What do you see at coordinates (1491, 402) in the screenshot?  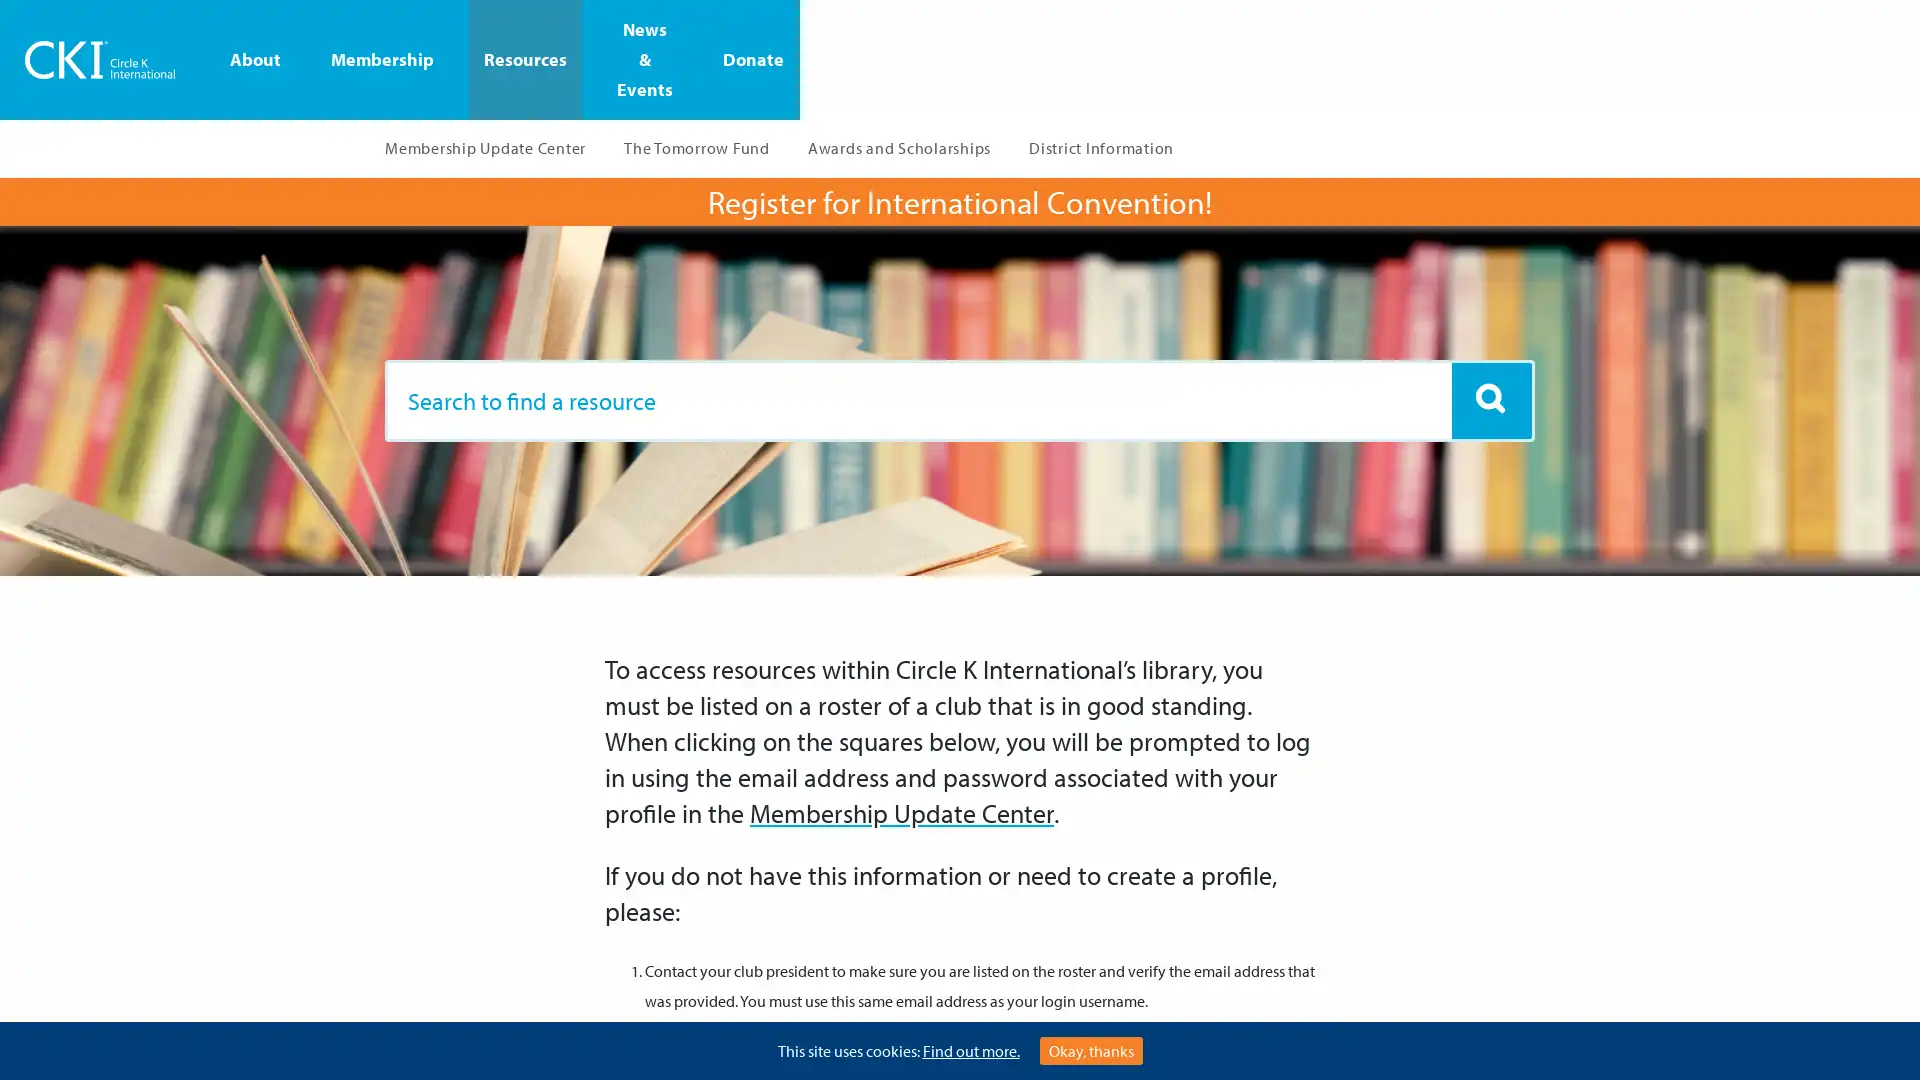 I see `Artboard 1 copy 6` at bounding box center [1491, 402].